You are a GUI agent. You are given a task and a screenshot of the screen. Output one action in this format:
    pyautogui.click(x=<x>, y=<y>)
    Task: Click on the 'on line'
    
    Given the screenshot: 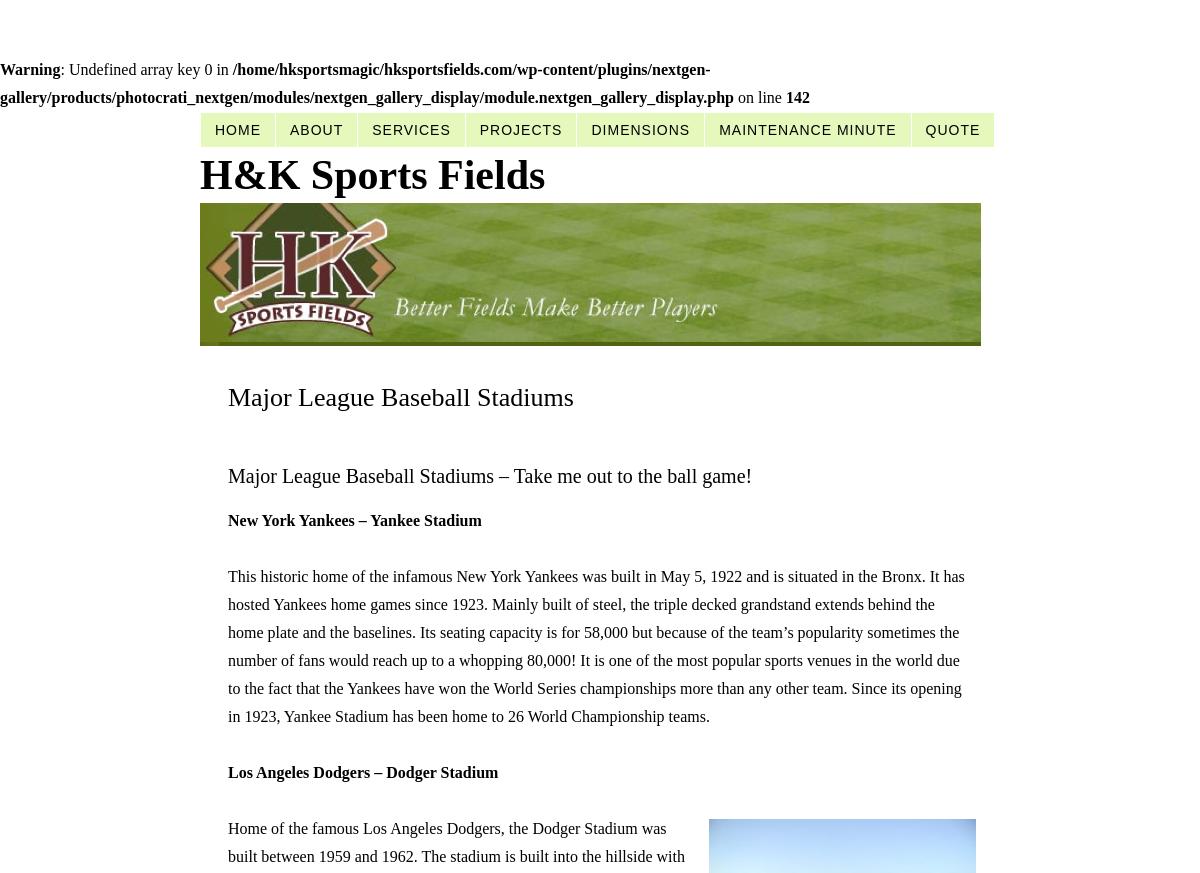 What is the action you would take?
    pyautogui.click(x=757, y=97)
    